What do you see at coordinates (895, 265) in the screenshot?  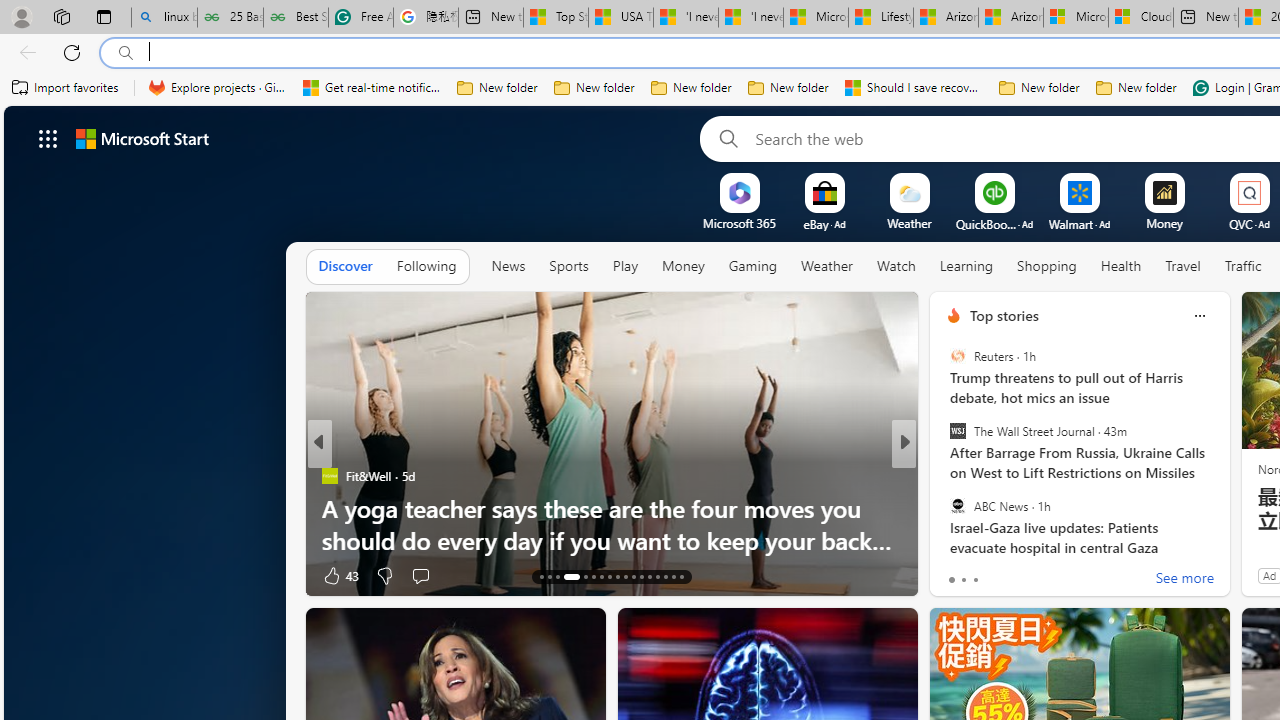 I see `'Watch'` at bounding box center [895, 265].